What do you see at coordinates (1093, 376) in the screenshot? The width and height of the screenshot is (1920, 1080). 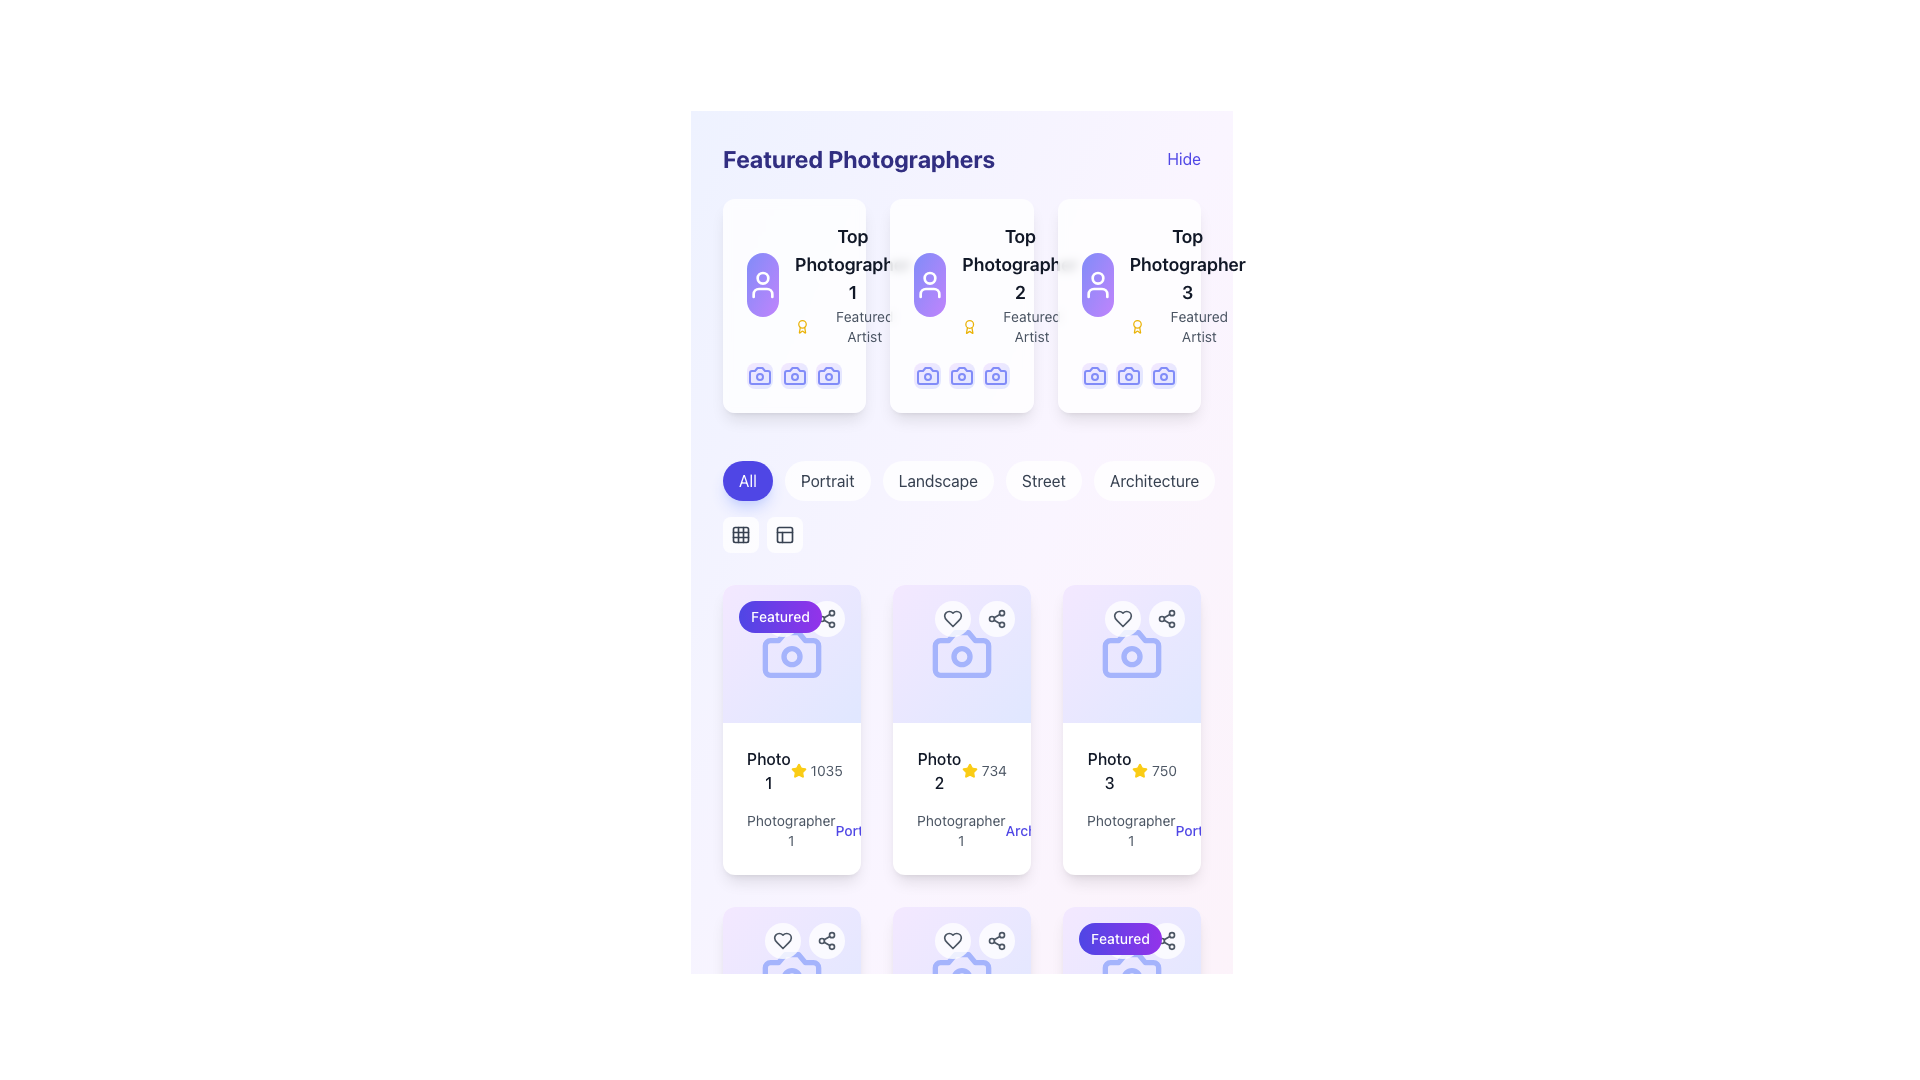 I see `the minimalist camera icon with a gradient background located in the lower middle section of the 'Top Photographer 3' card` at bounding box center [1093, 376].